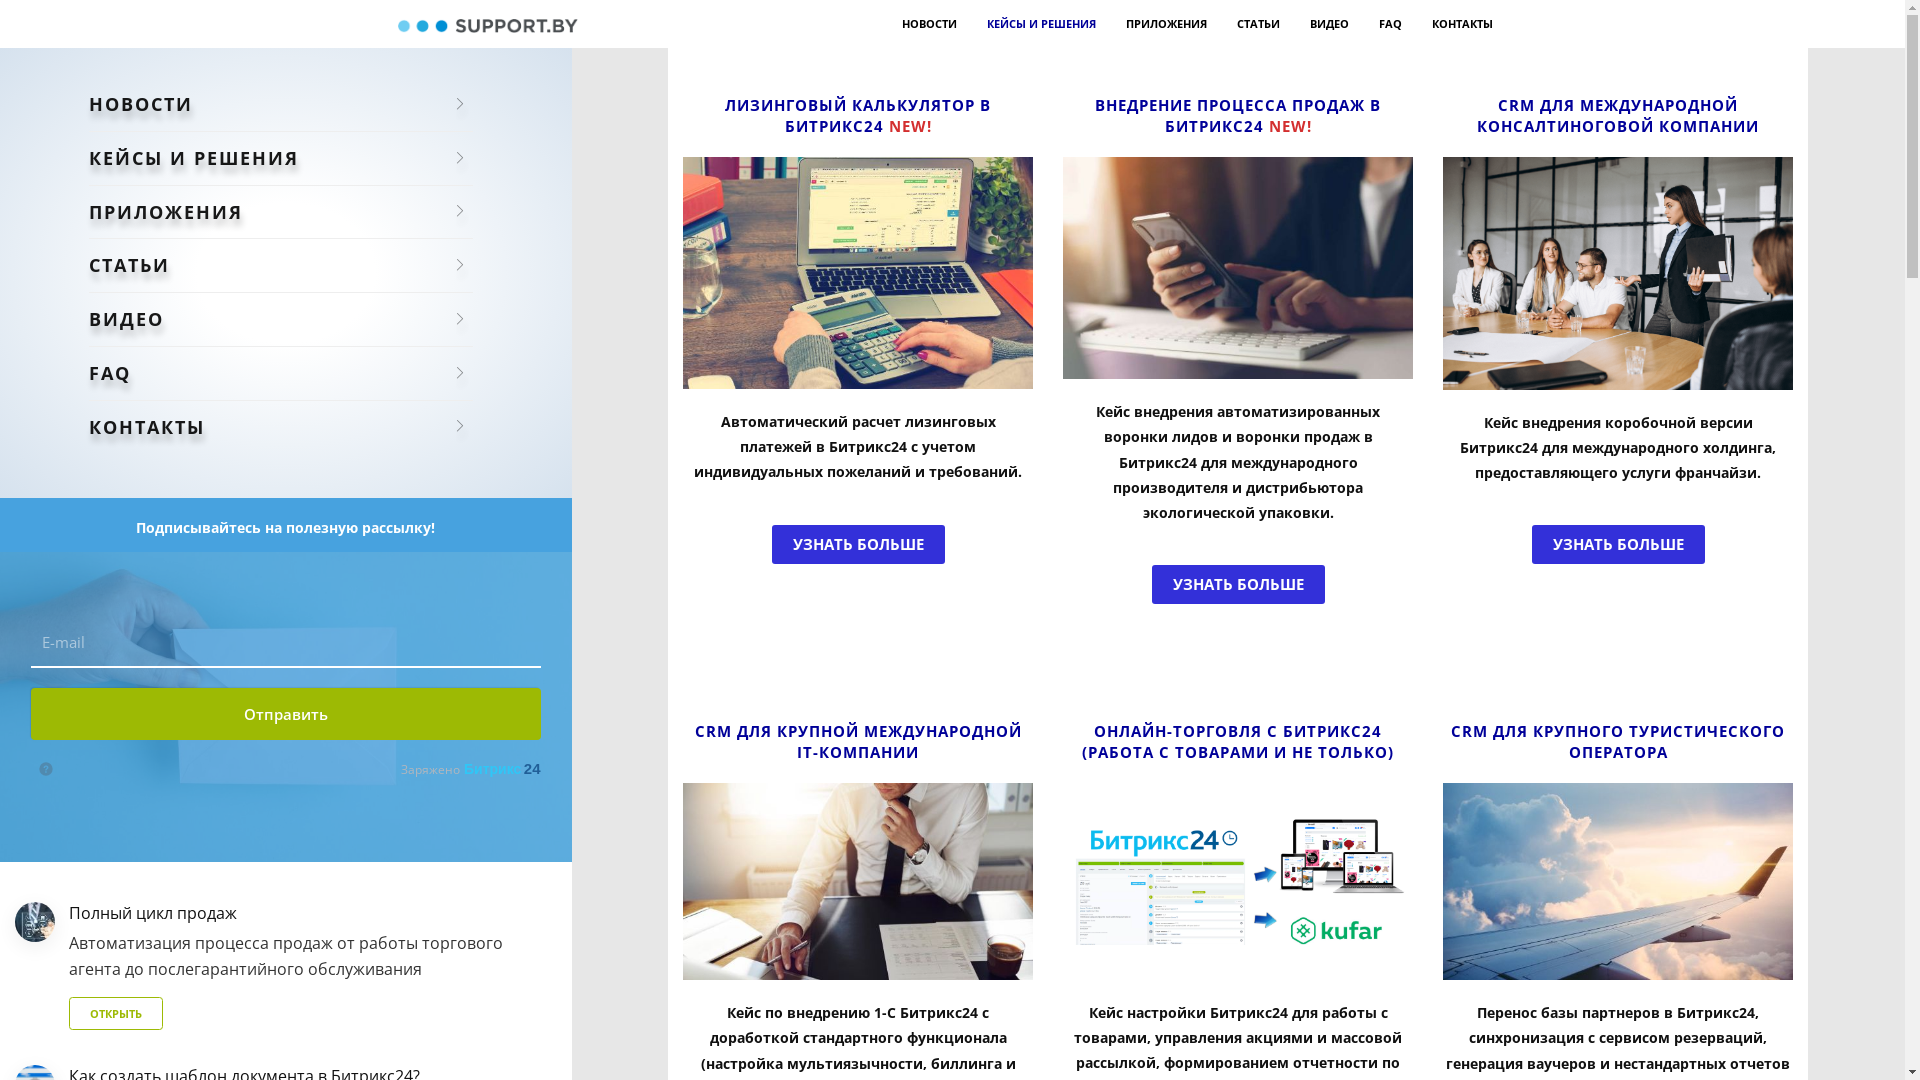 Image resolution: width=1920 pixels, height=1080 pixels. I want to click on 'FAQ', so click(1388, 23).